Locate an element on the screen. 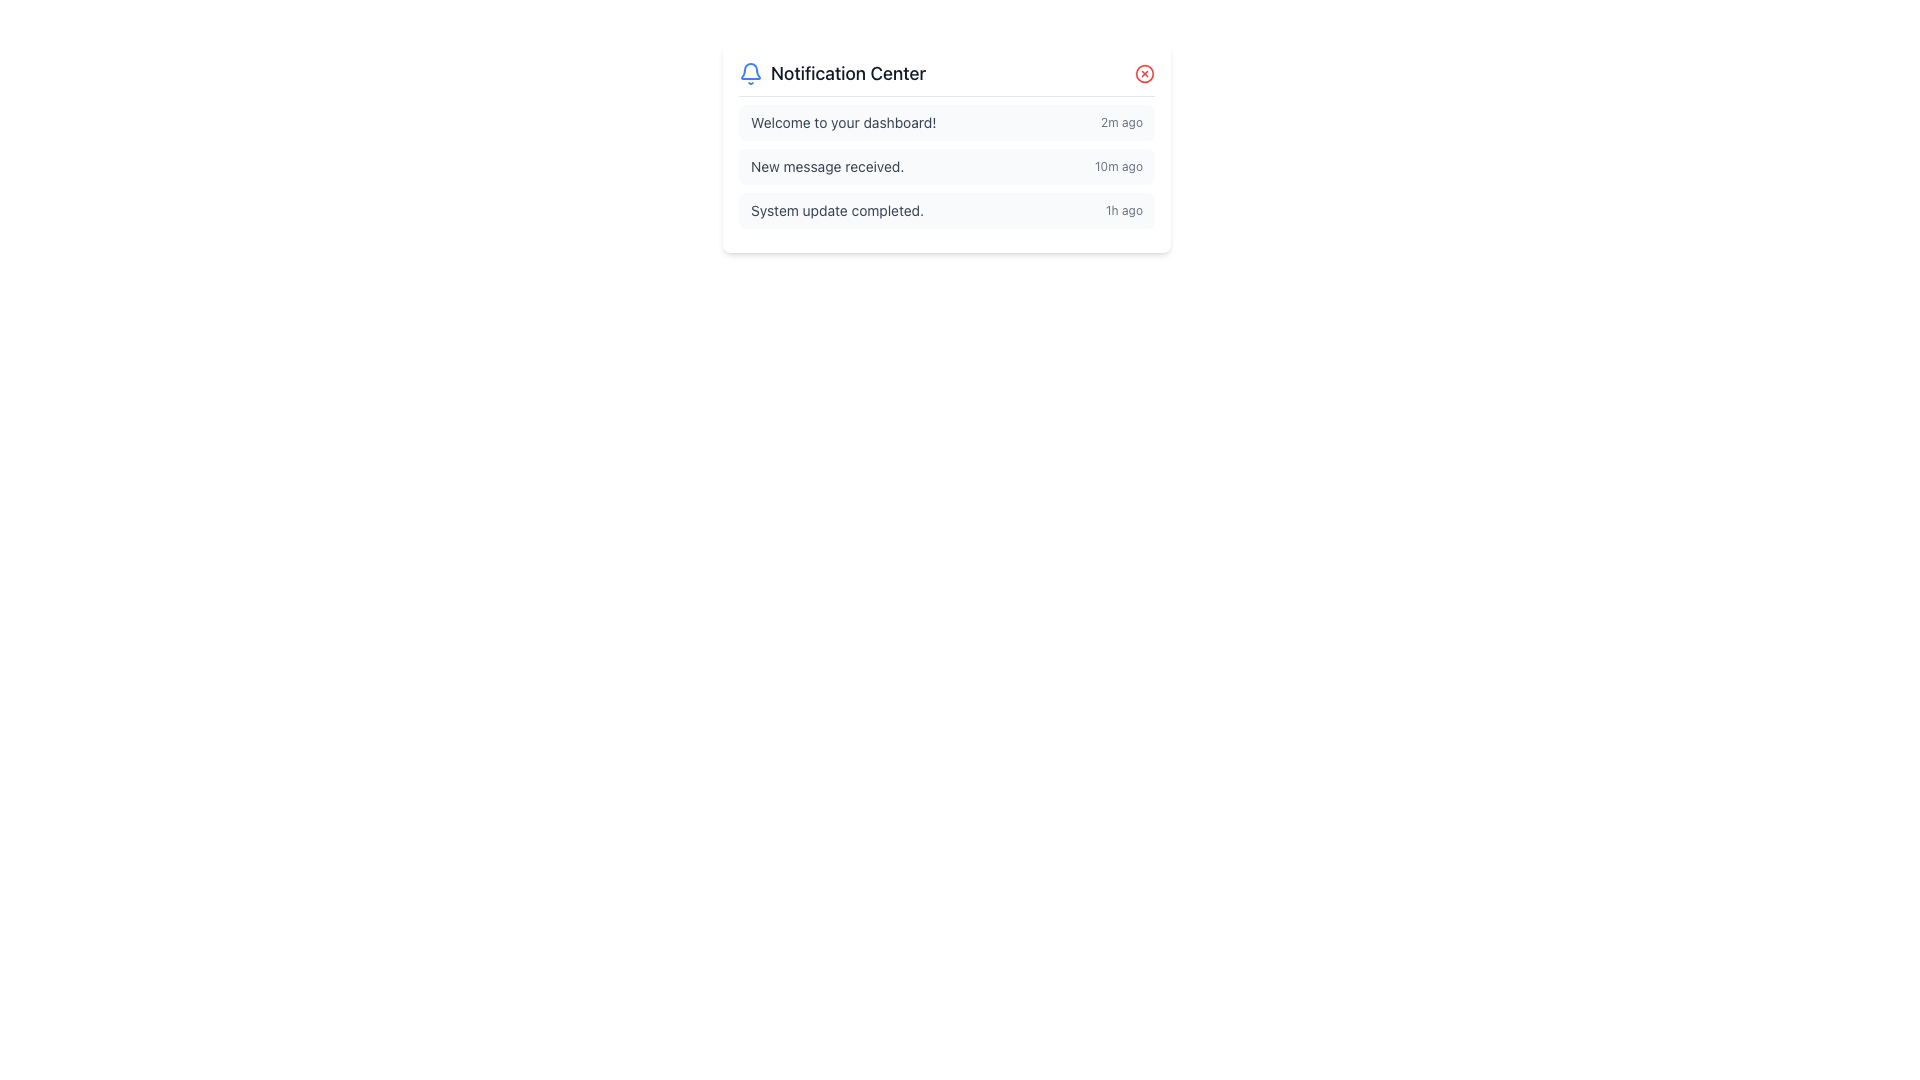 The image size is (1920, 1080). the static text element displaying '10m ago', which is located at the end of the second notification message row inside the Notification Center panel is located at coordinates (1117, 165).